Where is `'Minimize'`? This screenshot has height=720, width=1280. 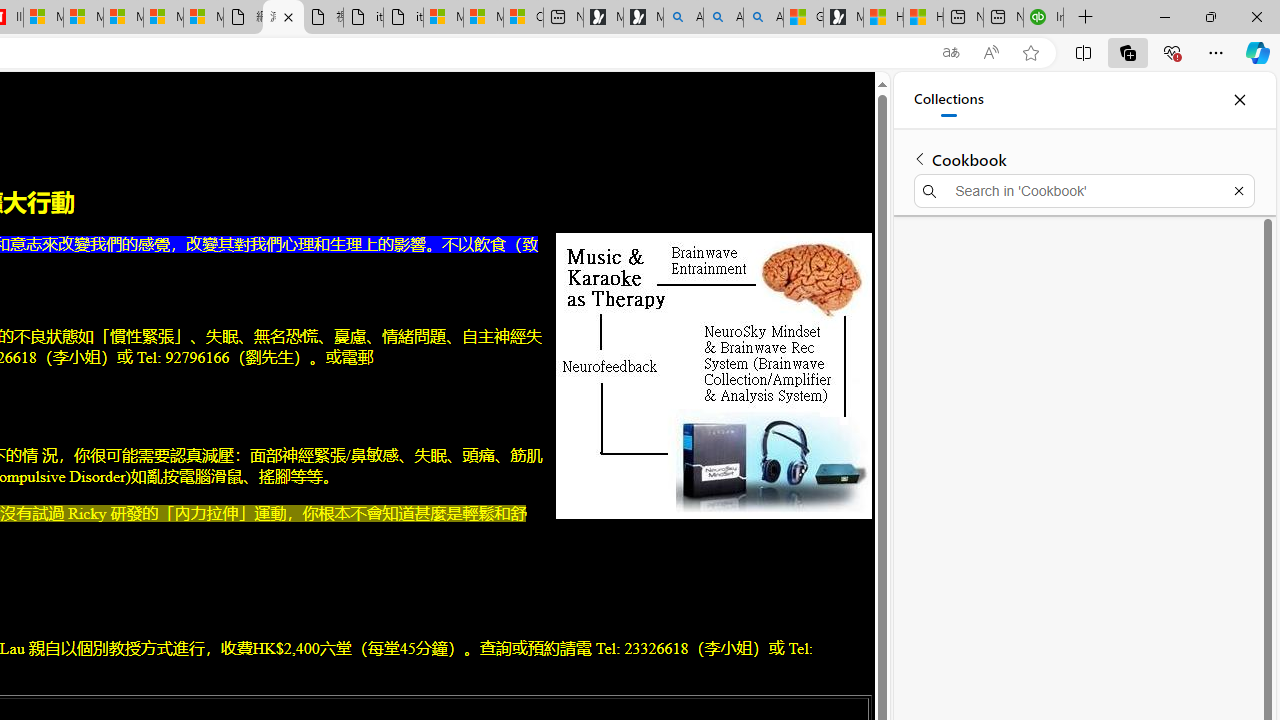
'Minimize' is located at coordinates (1164, 16).